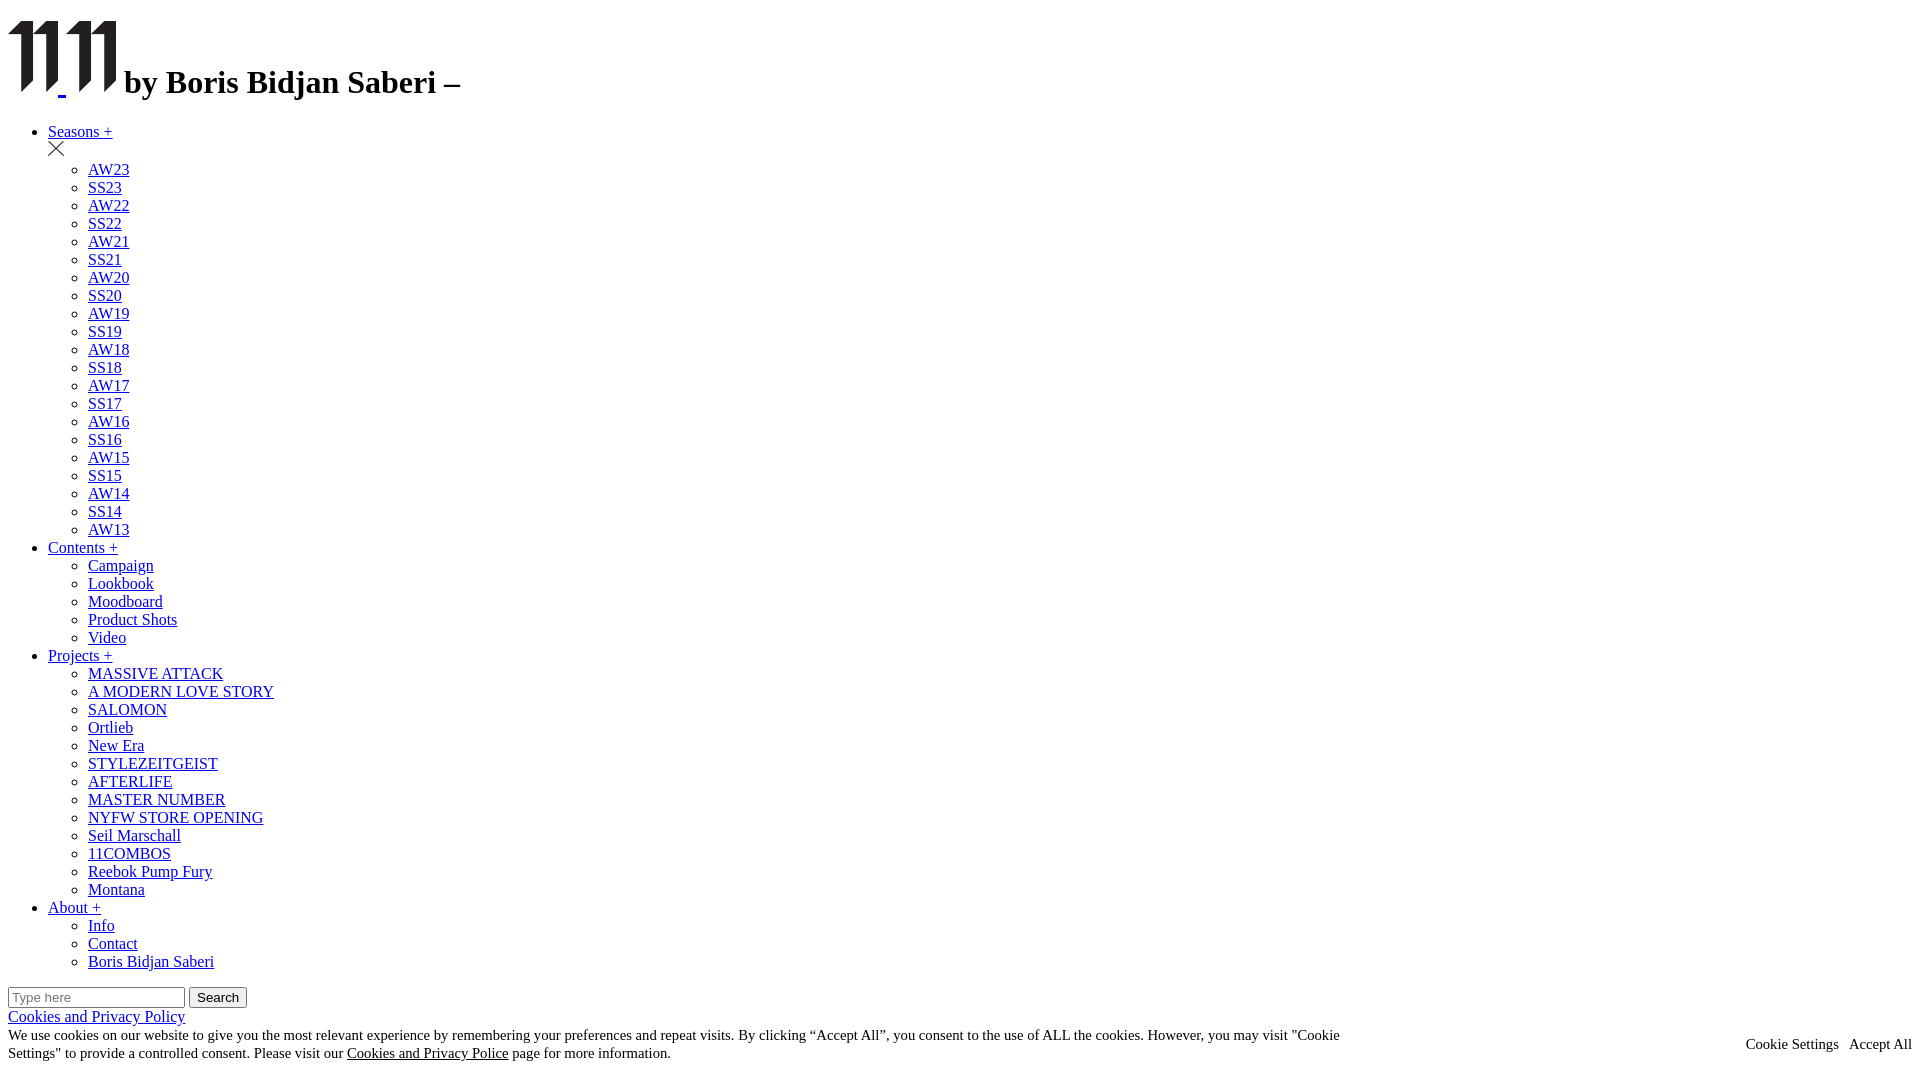  Describe the element at coordinates (86, 240) in the screenshot. I see `'AW21'` at that location.